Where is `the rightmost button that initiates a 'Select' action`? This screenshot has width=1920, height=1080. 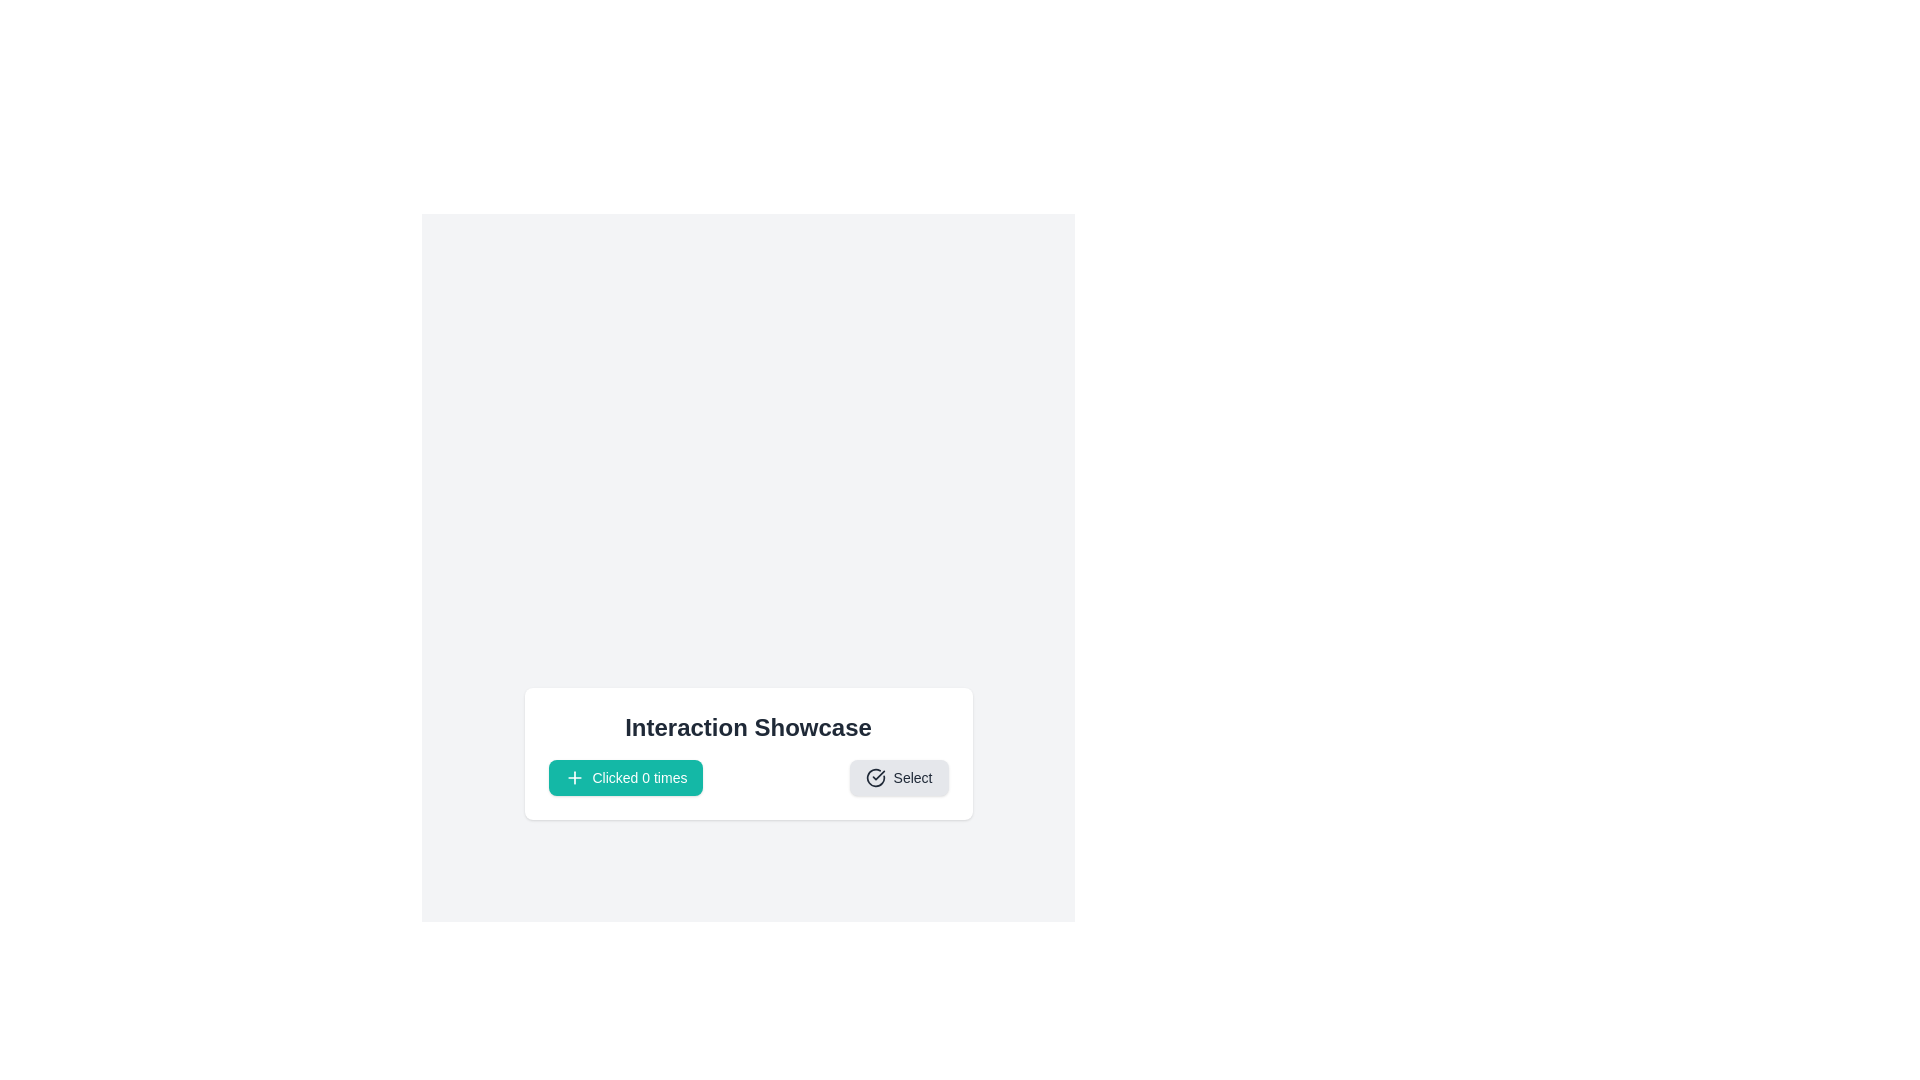 the rightmost button that initiates a 'Select' action is located at coordinates (897, 777).